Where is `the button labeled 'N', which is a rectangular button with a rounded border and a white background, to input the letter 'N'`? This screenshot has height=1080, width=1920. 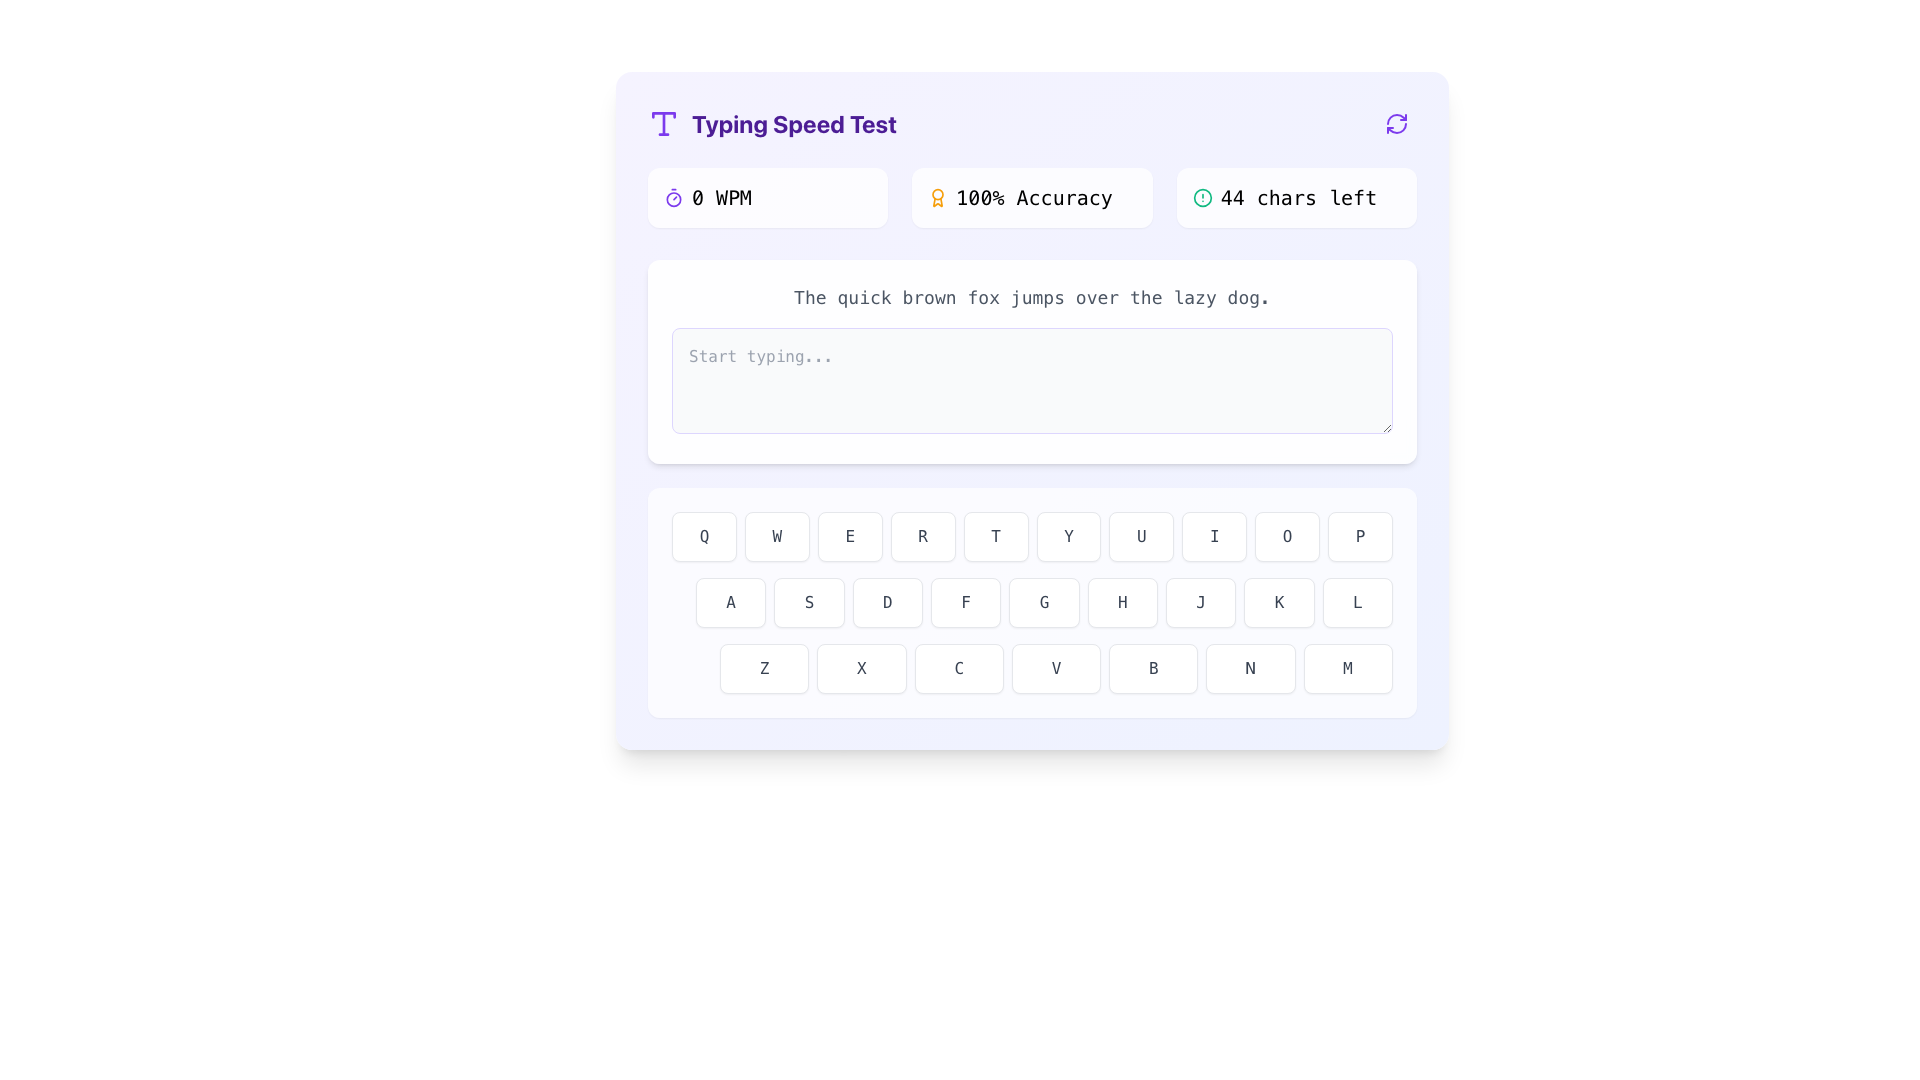
the button labeled 'N', which is a rectangular button with a rounded border and a white background, to input the letter 'N' is located at coordinates (1250, 668).